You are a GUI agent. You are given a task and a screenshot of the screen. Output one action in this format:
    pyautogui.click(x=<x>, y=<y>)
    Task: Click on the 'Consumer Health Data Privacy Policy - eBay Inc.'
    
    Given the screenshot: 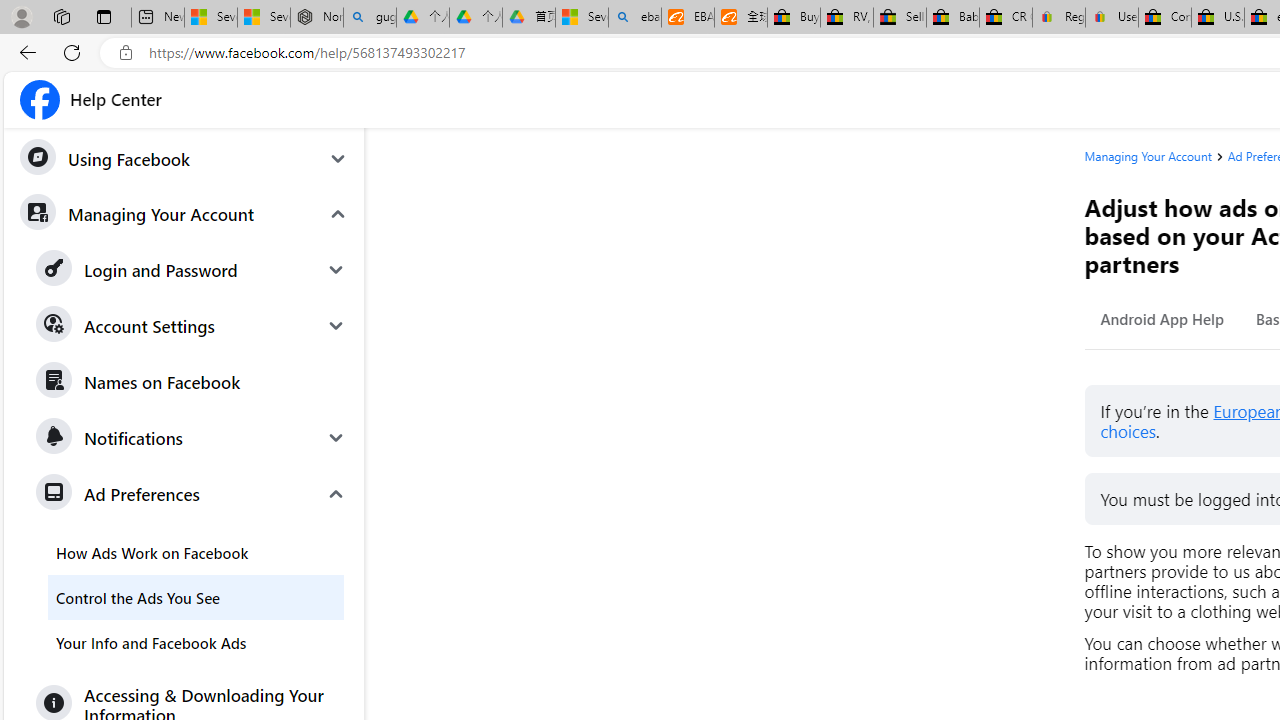 What is the action you would take?
    pyautogui.click(x=1165, y=17)
    